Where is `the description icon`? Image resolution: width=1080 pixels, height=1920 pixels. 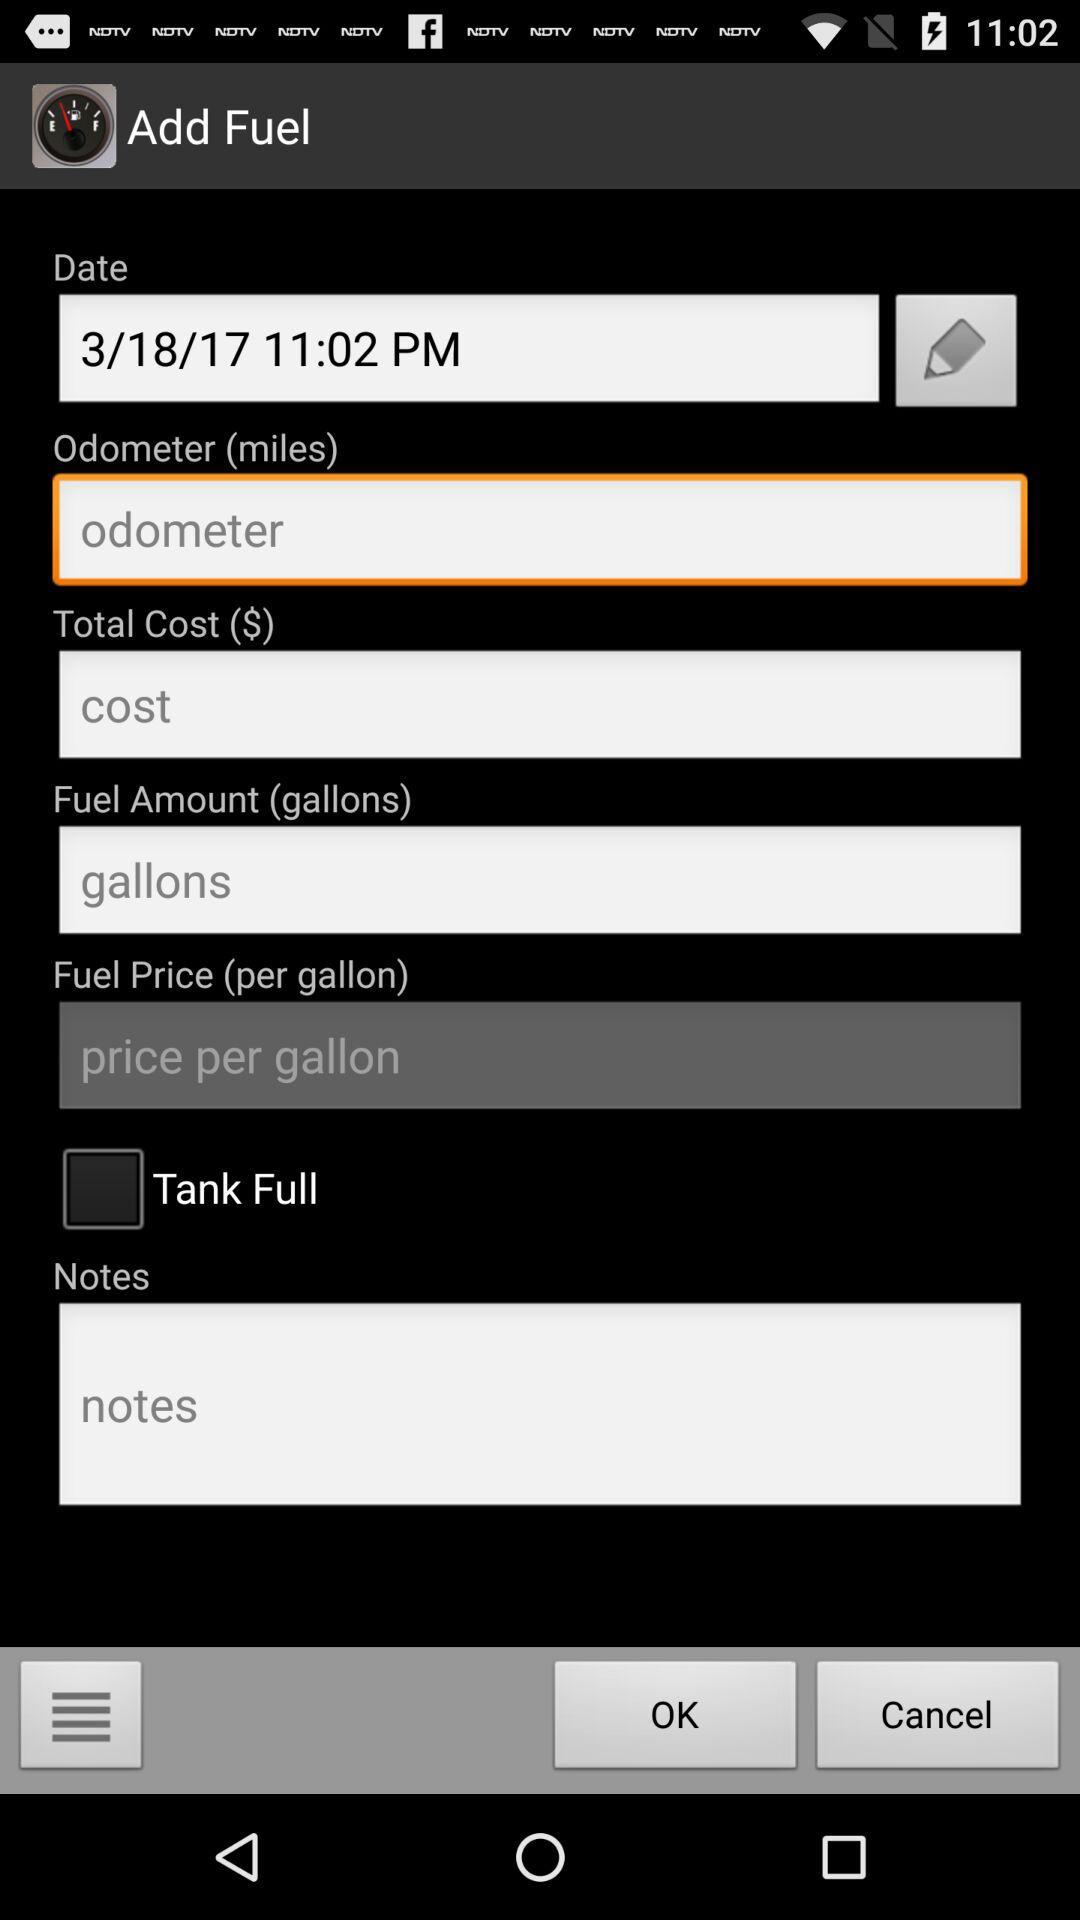 the description icon is located at coordinates (80, 1840).